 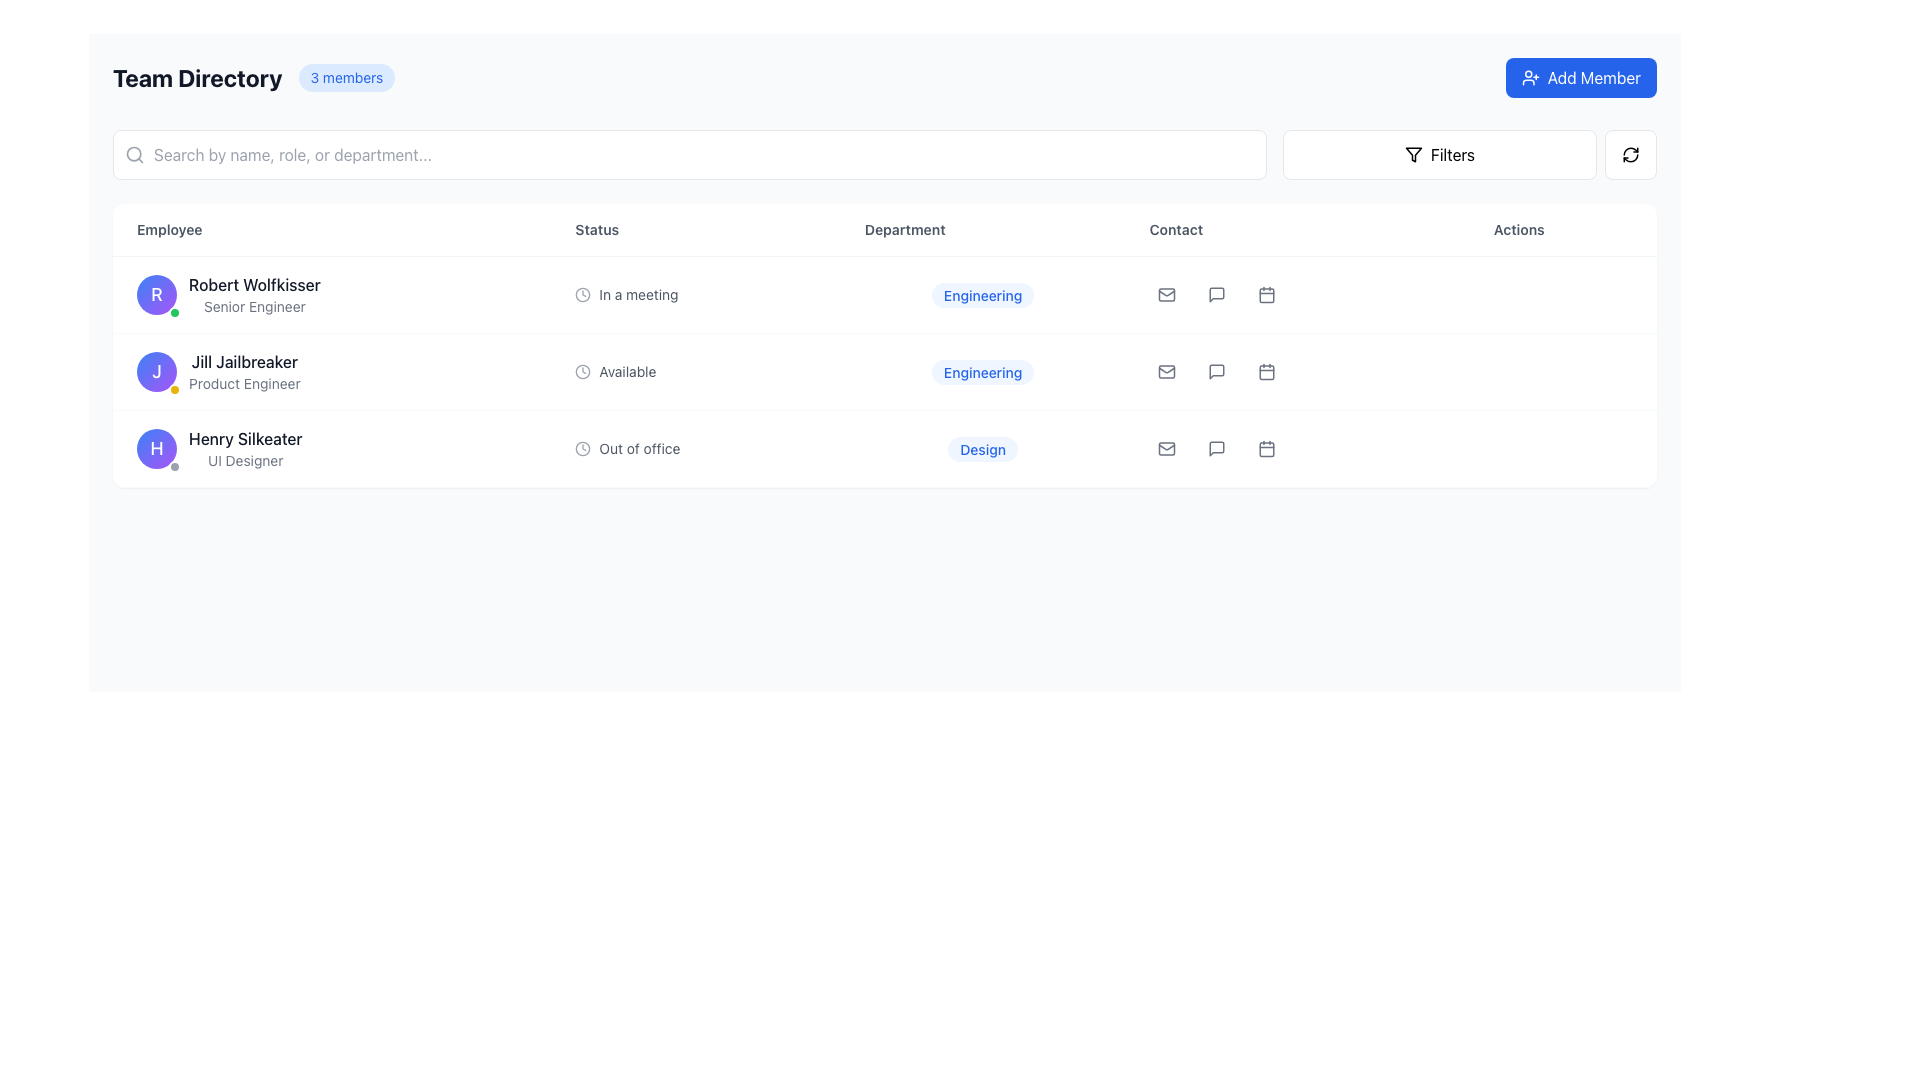 I want to click on the square button with a circular arrow icon, which symbolizes a refresh action, located on the right side of the top filter section to refresh data, so click(x=1631, y=153).